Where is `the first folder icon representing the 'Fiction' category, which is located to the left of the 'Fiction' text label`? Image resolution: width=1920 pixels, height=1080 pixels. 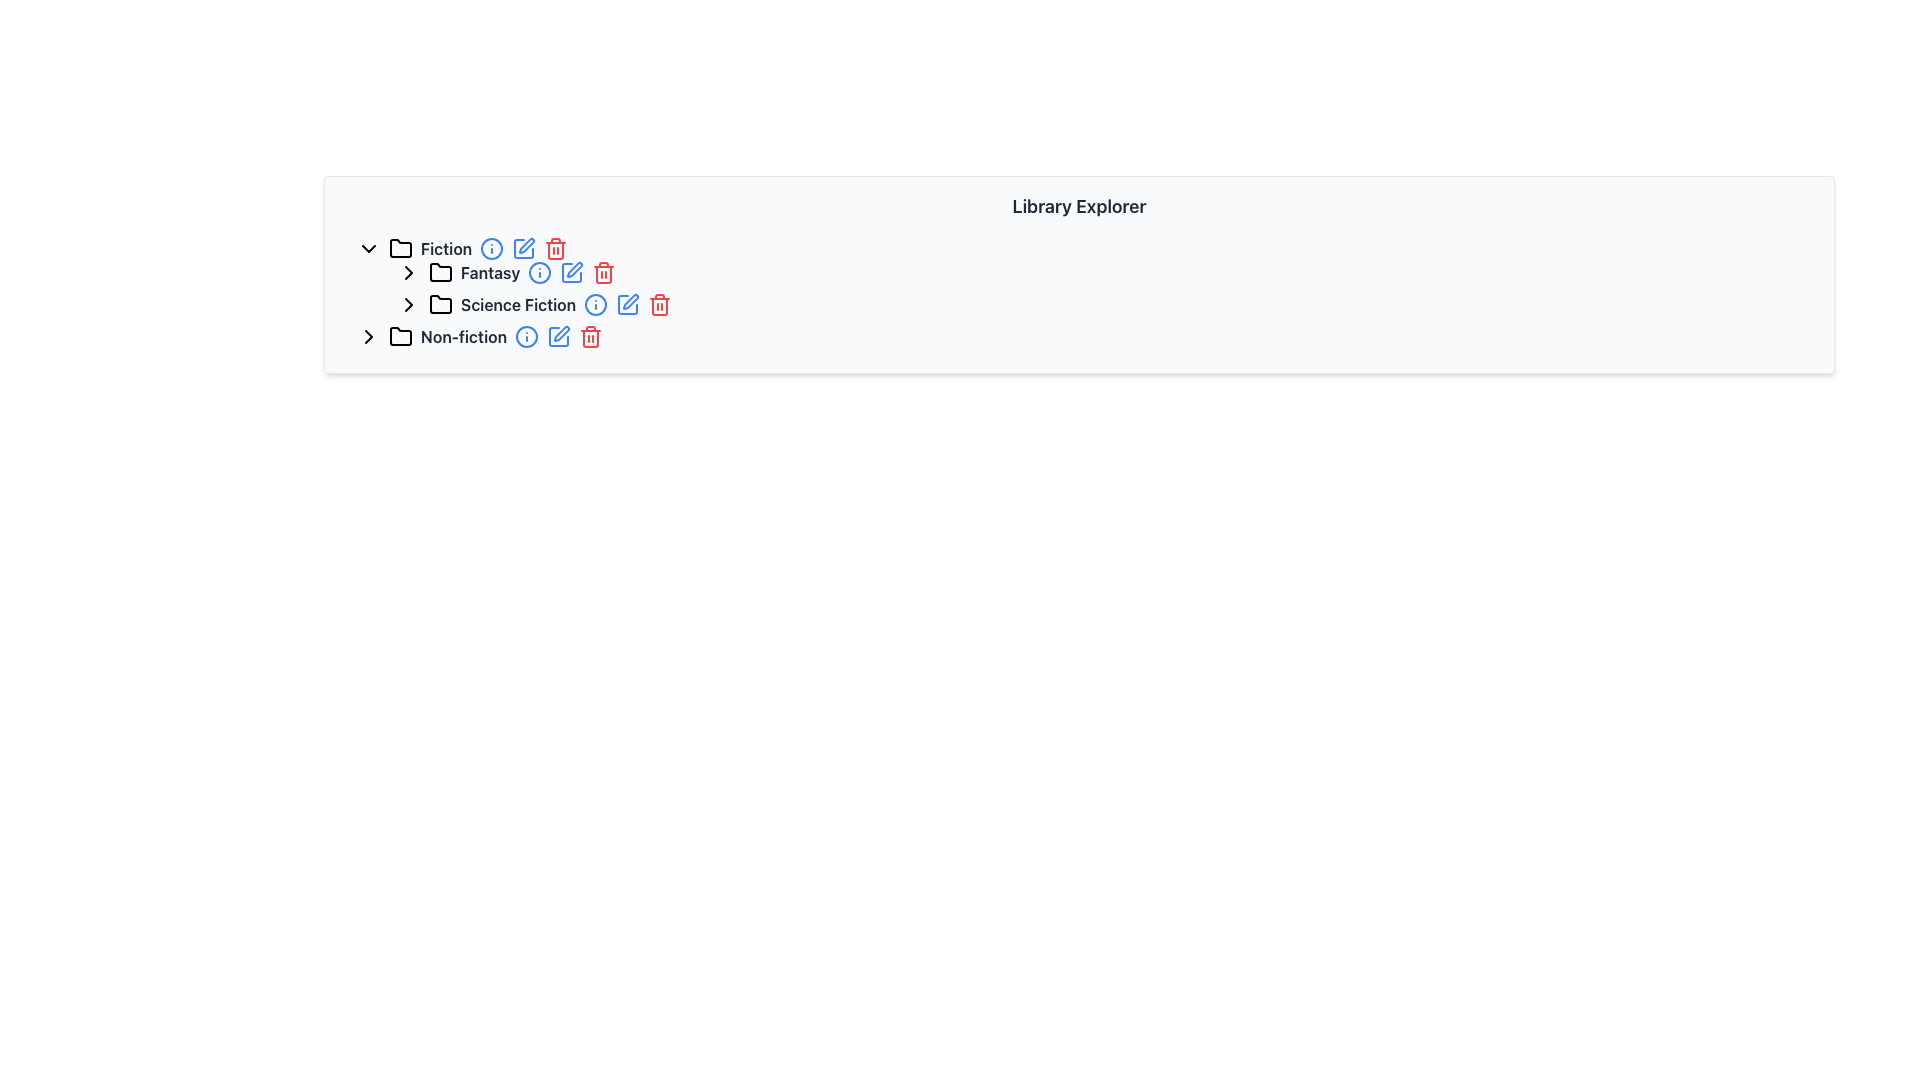
the first folder icon representing the 'Fiction' category, which is located to the left of the 'Fiction' text label is located at coordinates (400, 248).